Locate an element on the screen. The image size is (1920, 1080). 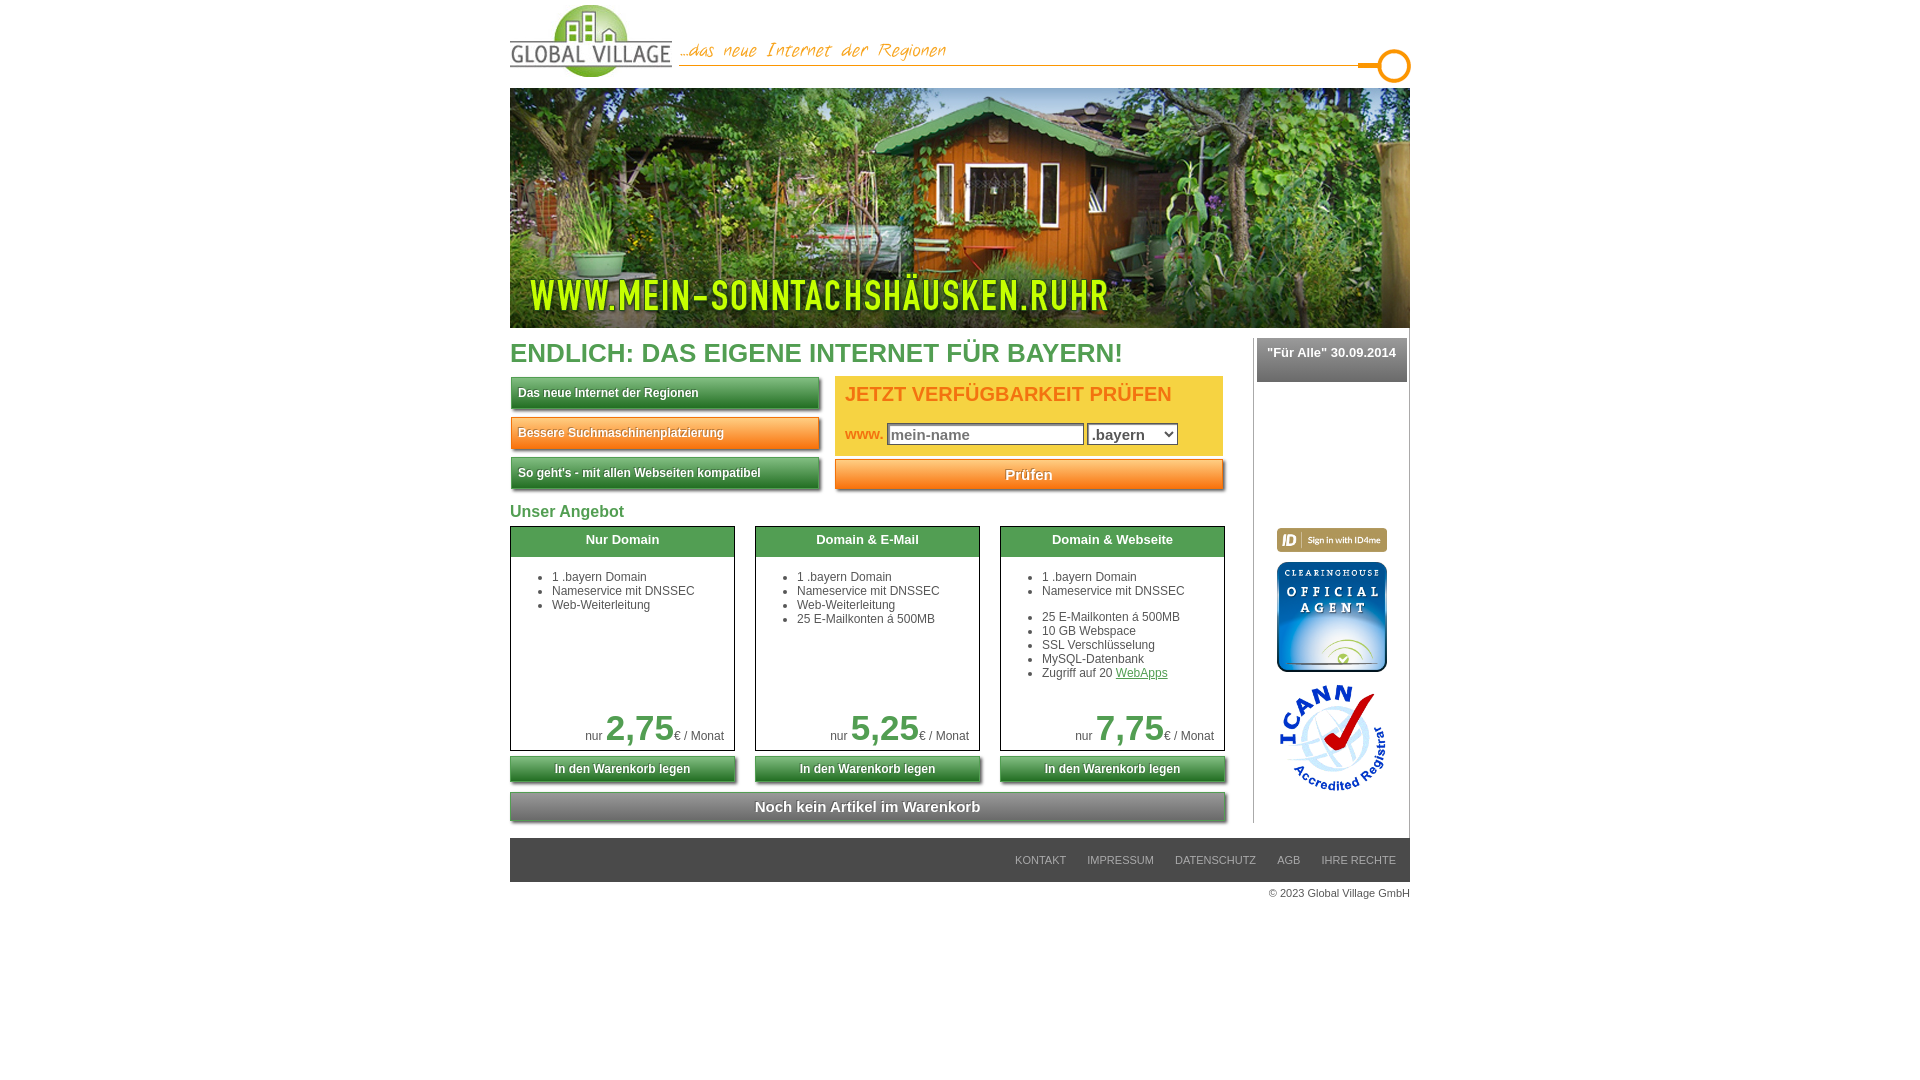
'In den Warenkorb legen' is located at coordinates (621, 767).